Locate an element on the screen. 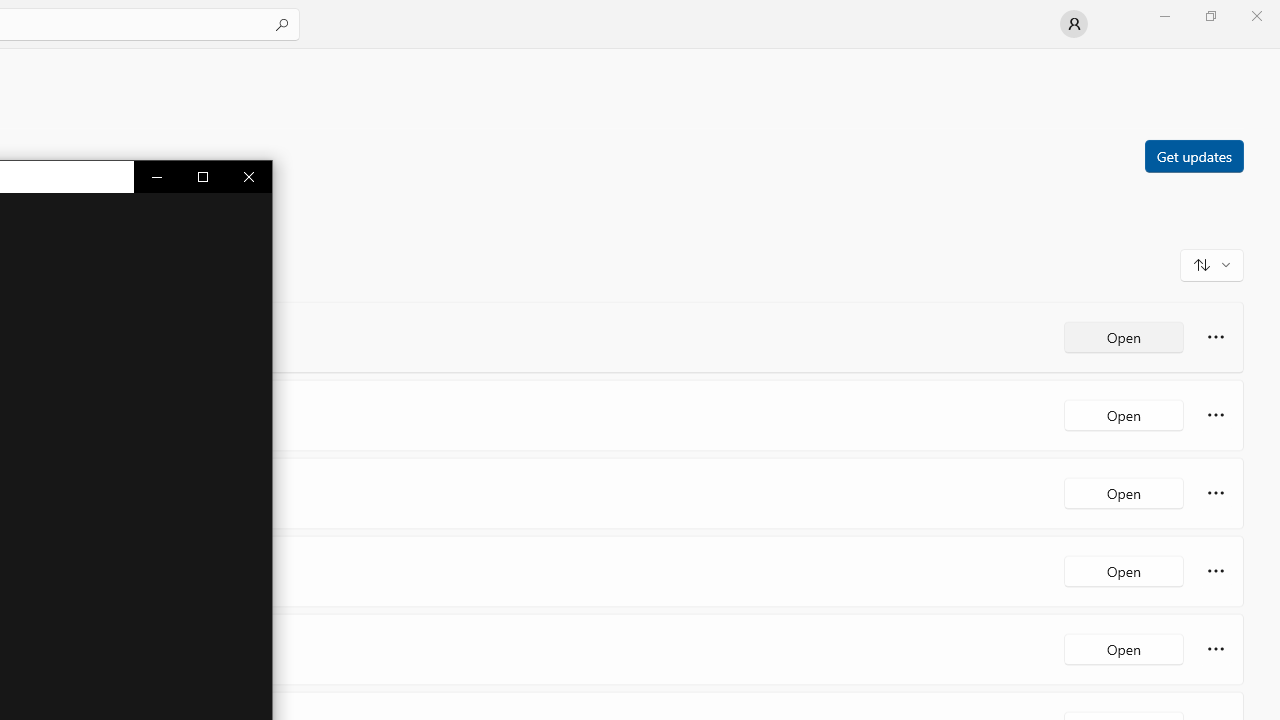 This screenshot has width=1280, height=720. 'Close Microsoft Store' is located at coordinates (1255, 15).